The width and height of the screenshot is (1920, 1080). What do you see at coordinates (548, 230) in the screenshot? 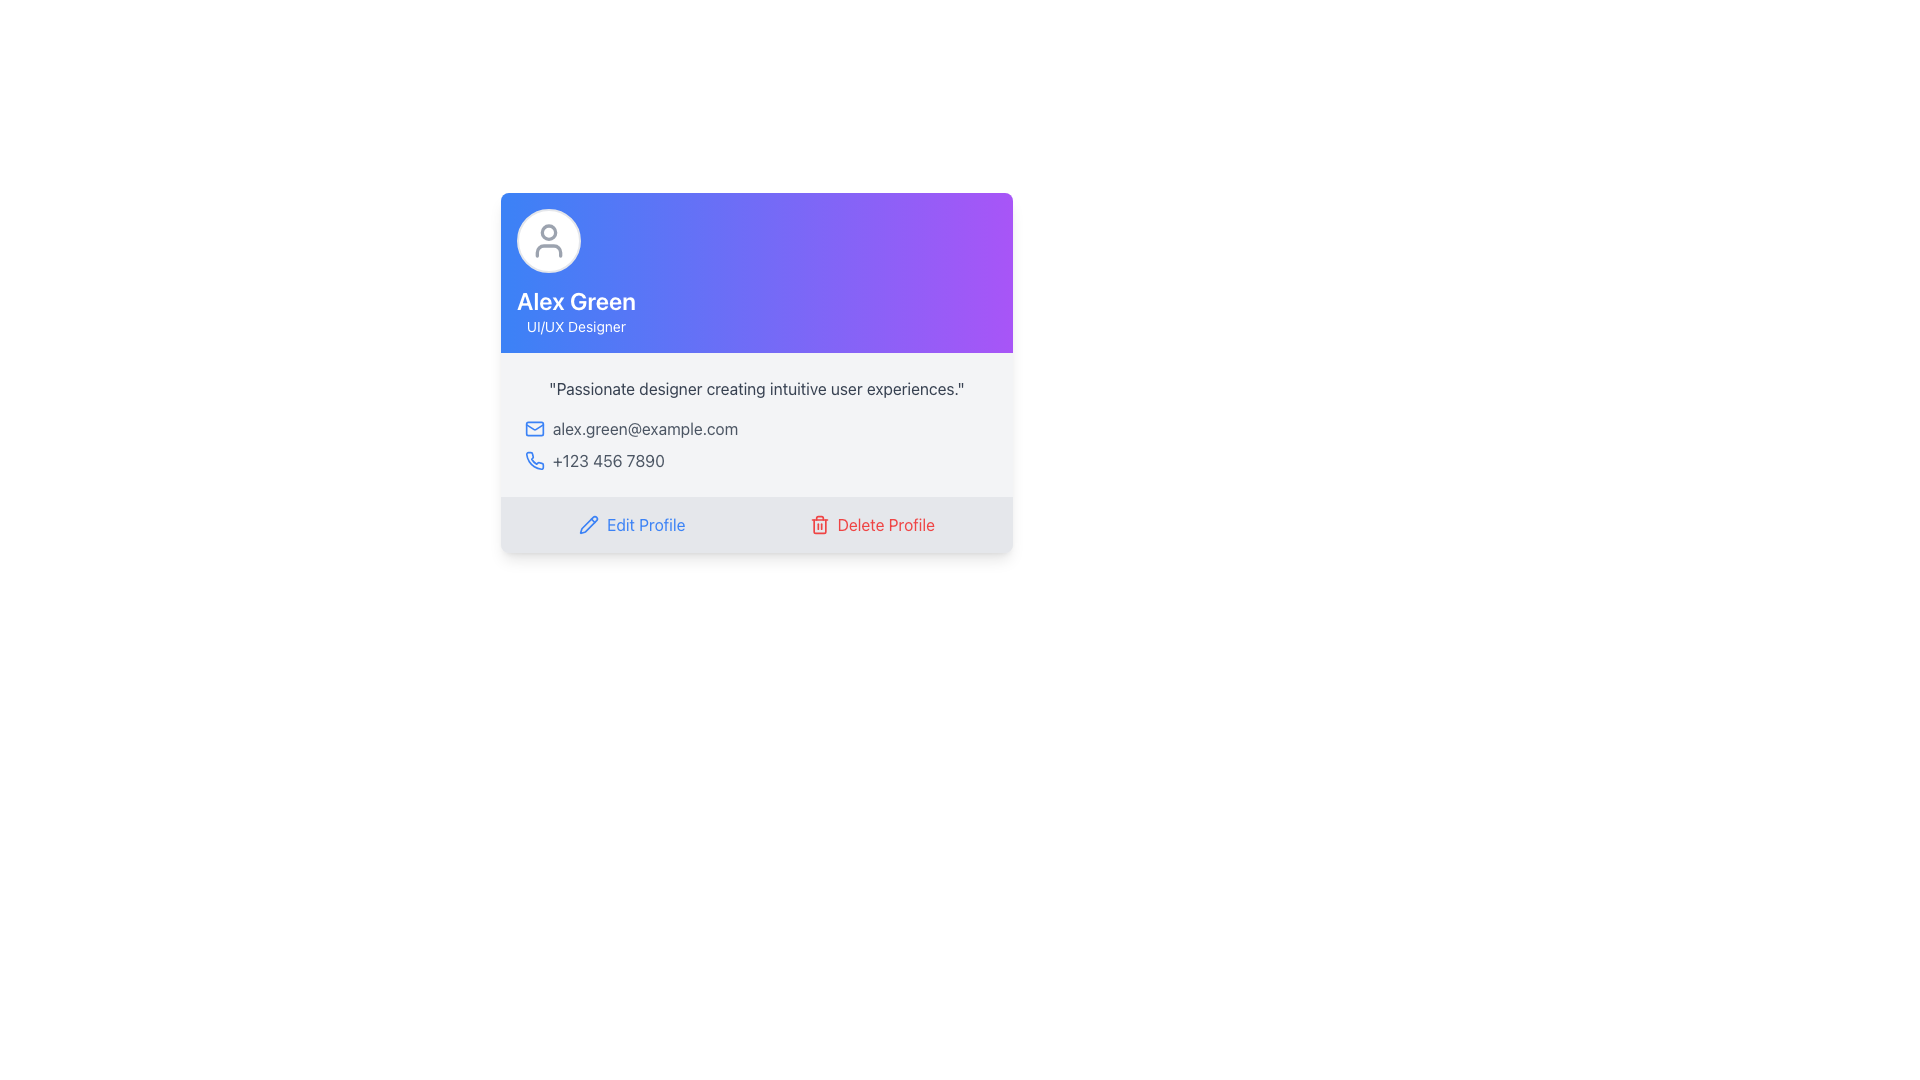
I see `the SVG circle element representing the head of the user figure within the user profile icon located at the top-left of the card interface` at bounding box center [548, 230].